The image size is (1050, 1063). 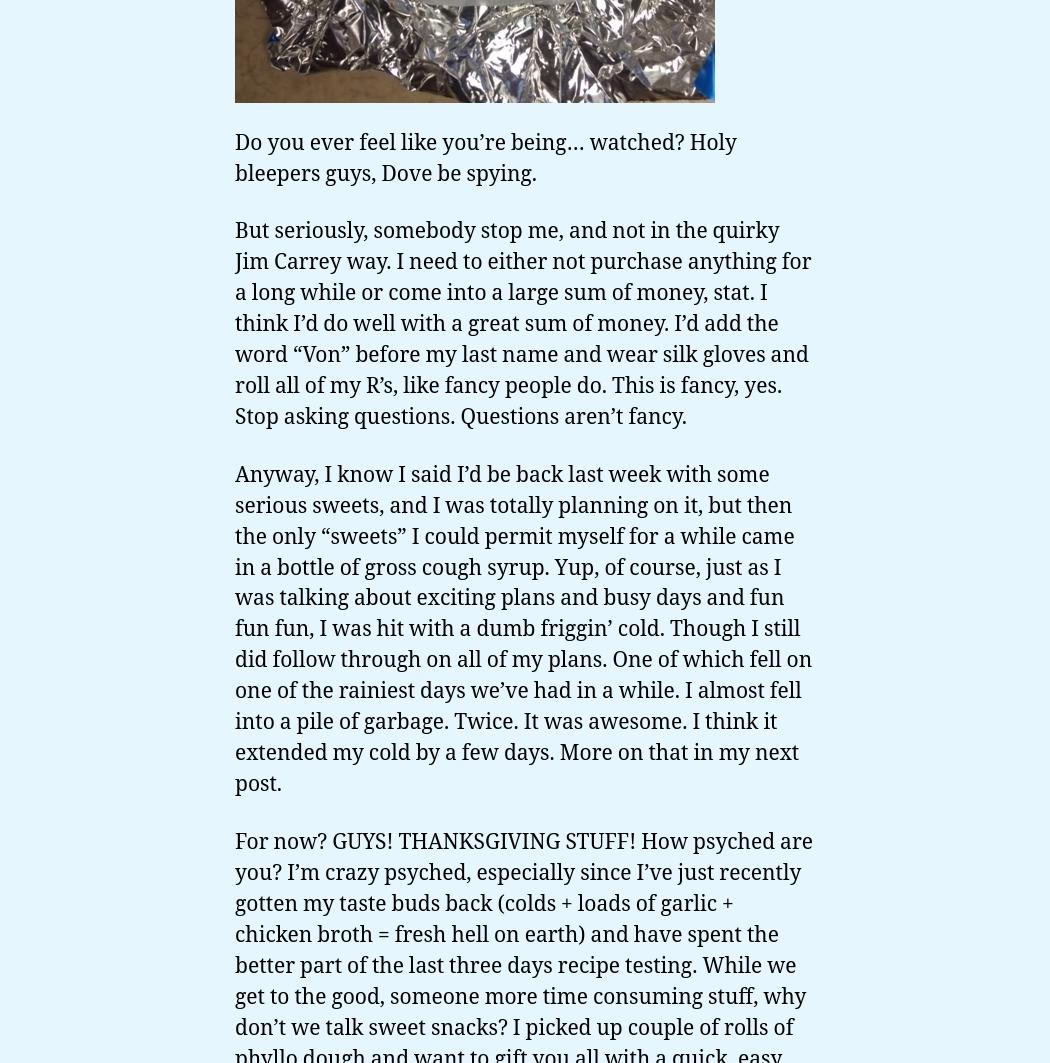 What do you see at coordinates (39, 889) in the screenshot?
I see `'Cakes'` at bounding box center [39, 889].